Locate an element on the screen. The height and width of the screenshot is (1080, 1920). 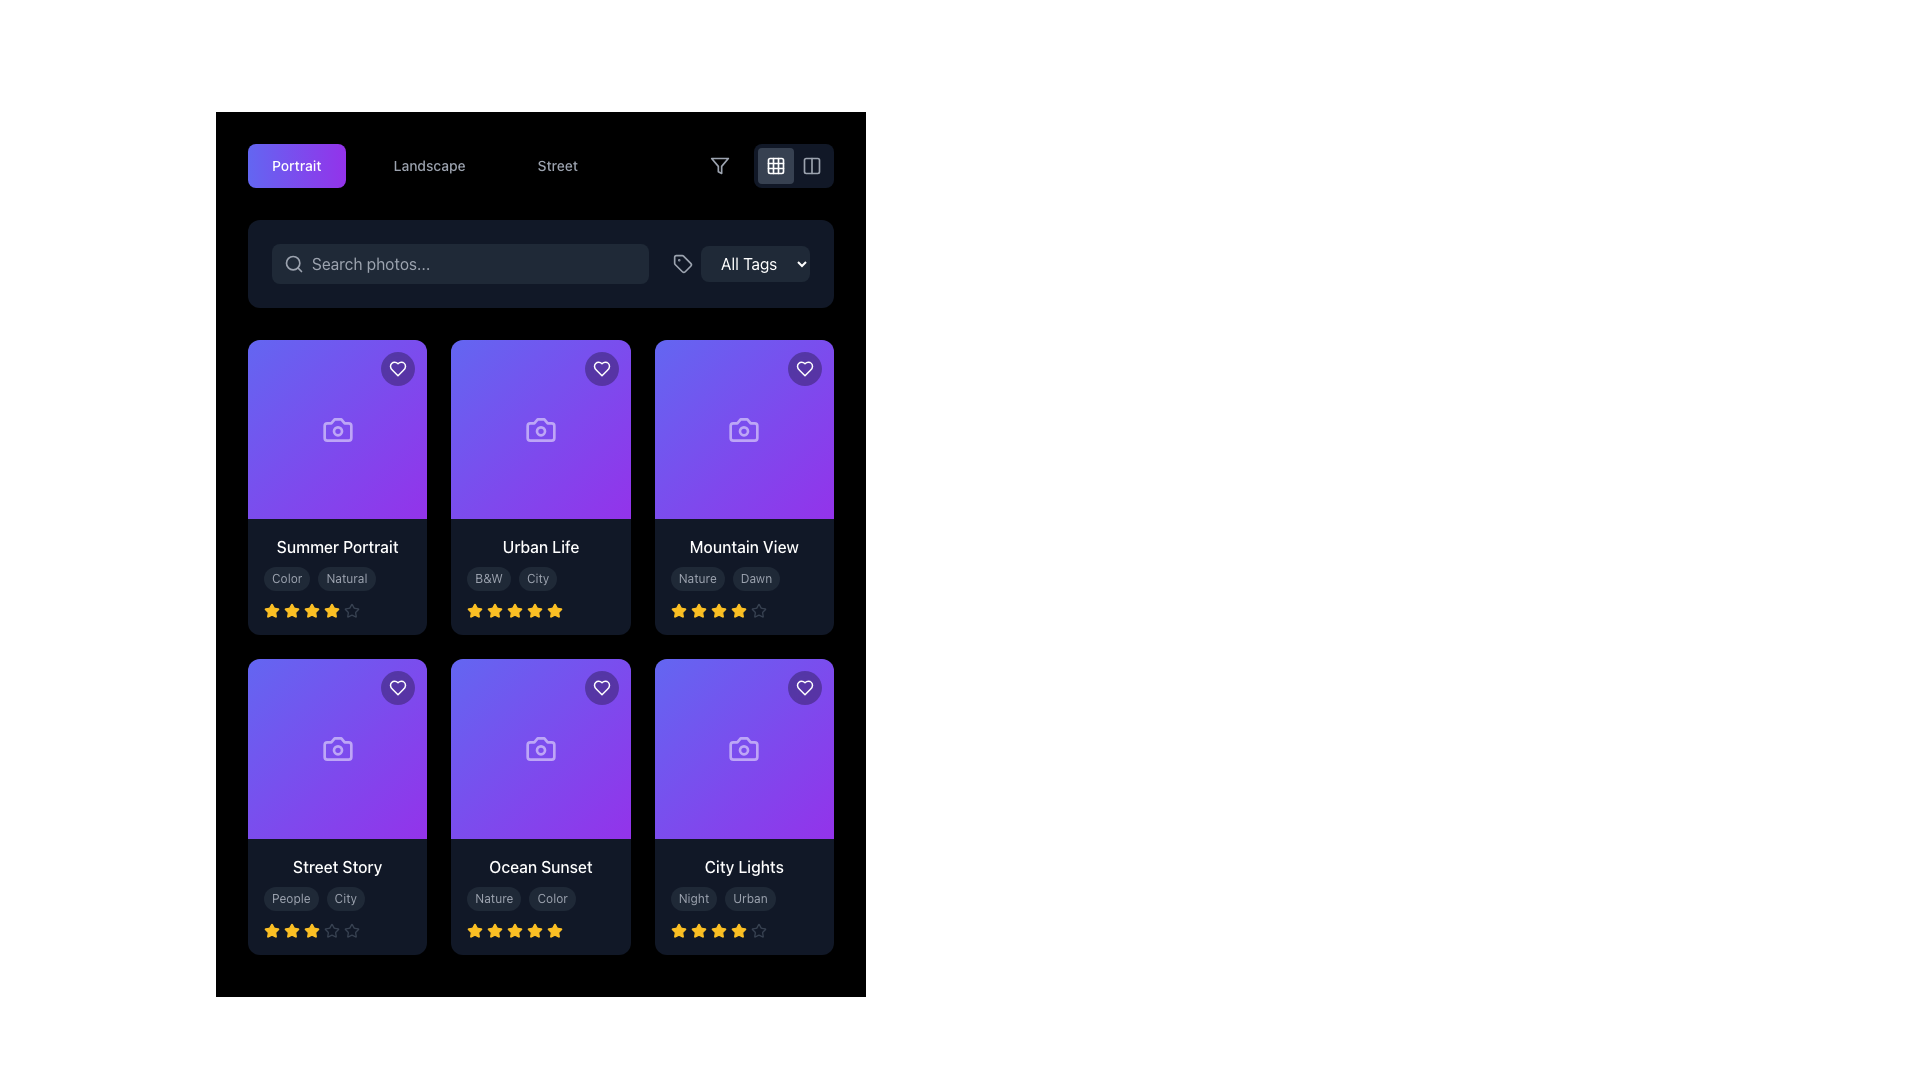
the last golden star icon in the rating section below the title 'City Lights' for an alternative action is located at coordinates (737, 930).